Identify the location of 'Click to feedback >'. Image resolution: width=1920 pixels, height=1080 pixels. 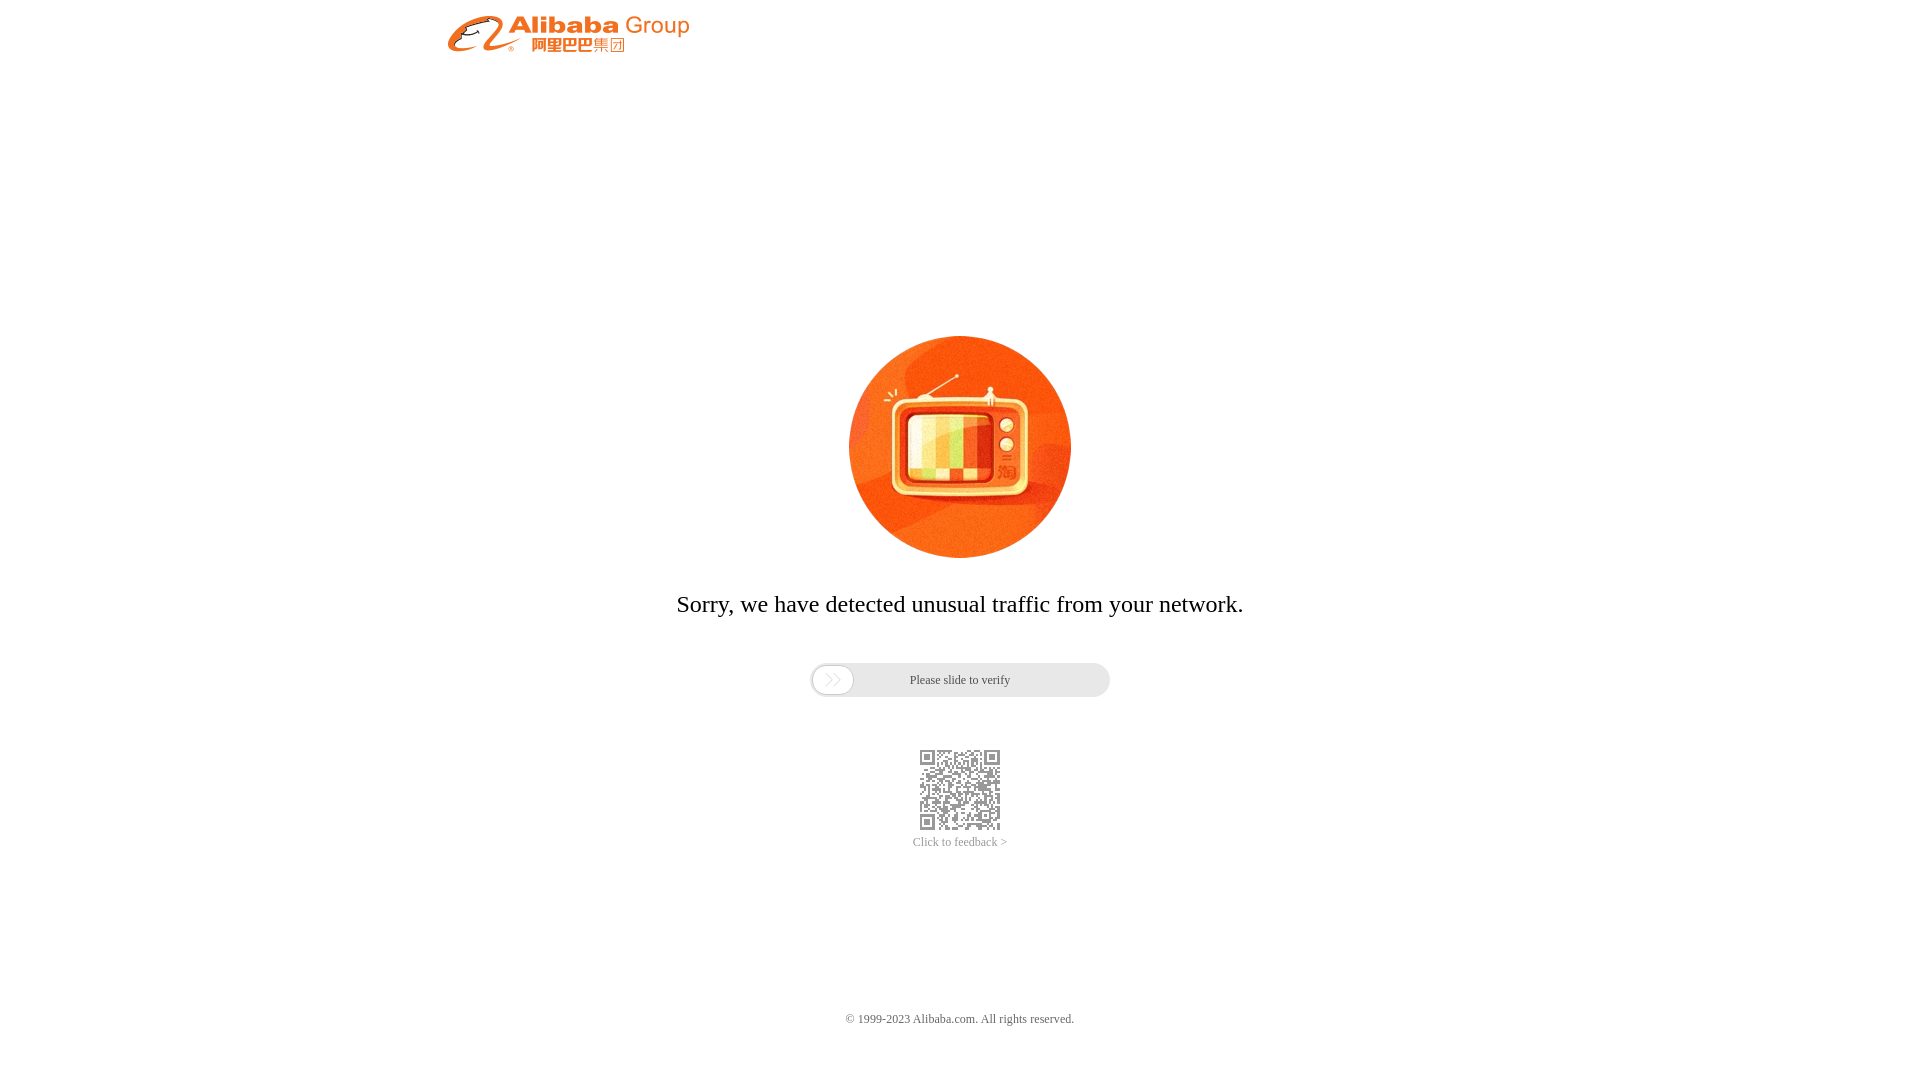
(960, 842).